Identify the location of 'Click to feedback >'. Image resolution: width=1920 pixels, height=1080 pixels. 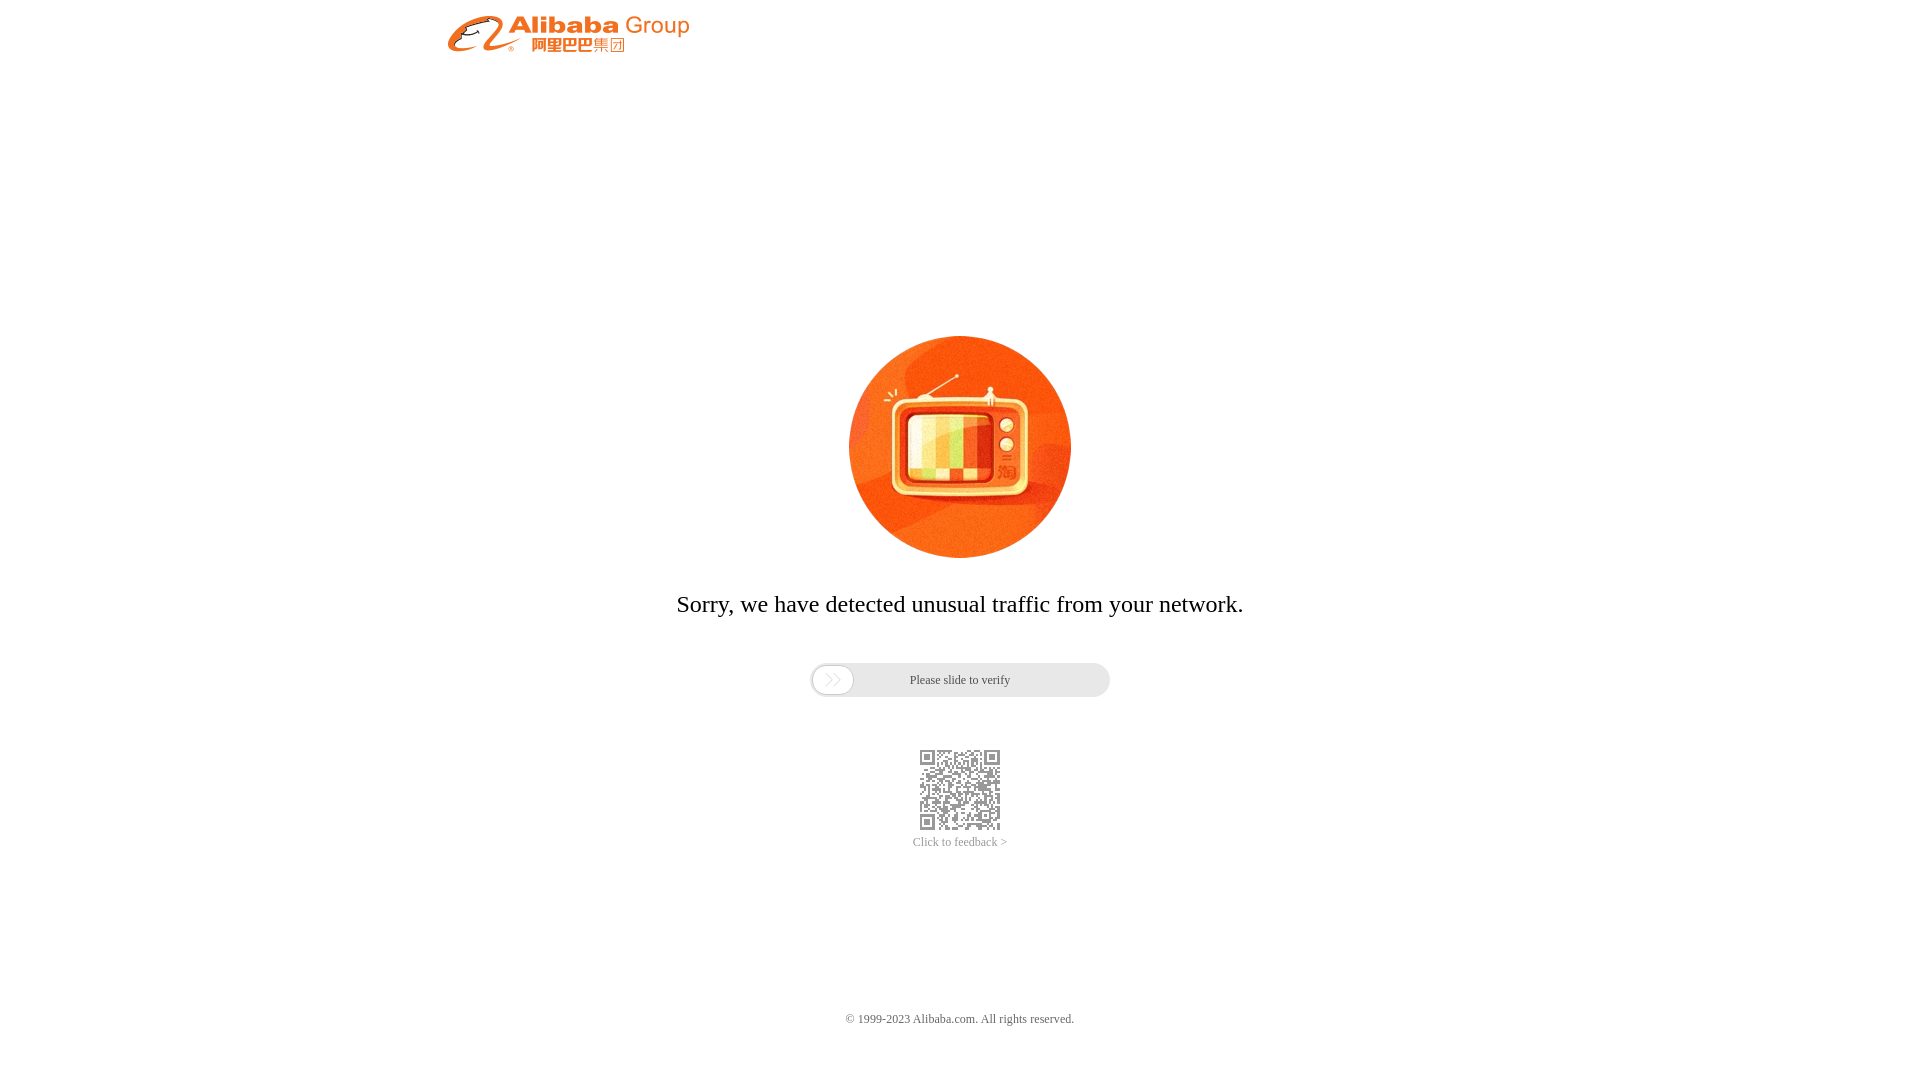
(960, 842).